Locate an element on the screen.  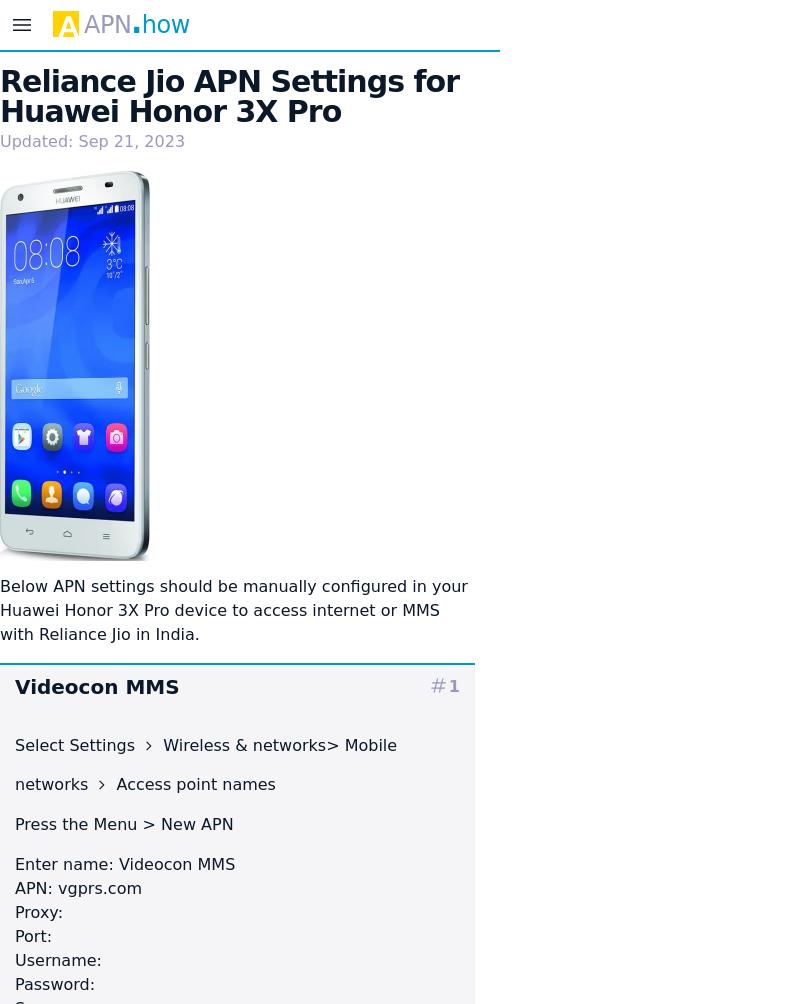
'Sep 21, 2023' is located at coordinates (130, 140).